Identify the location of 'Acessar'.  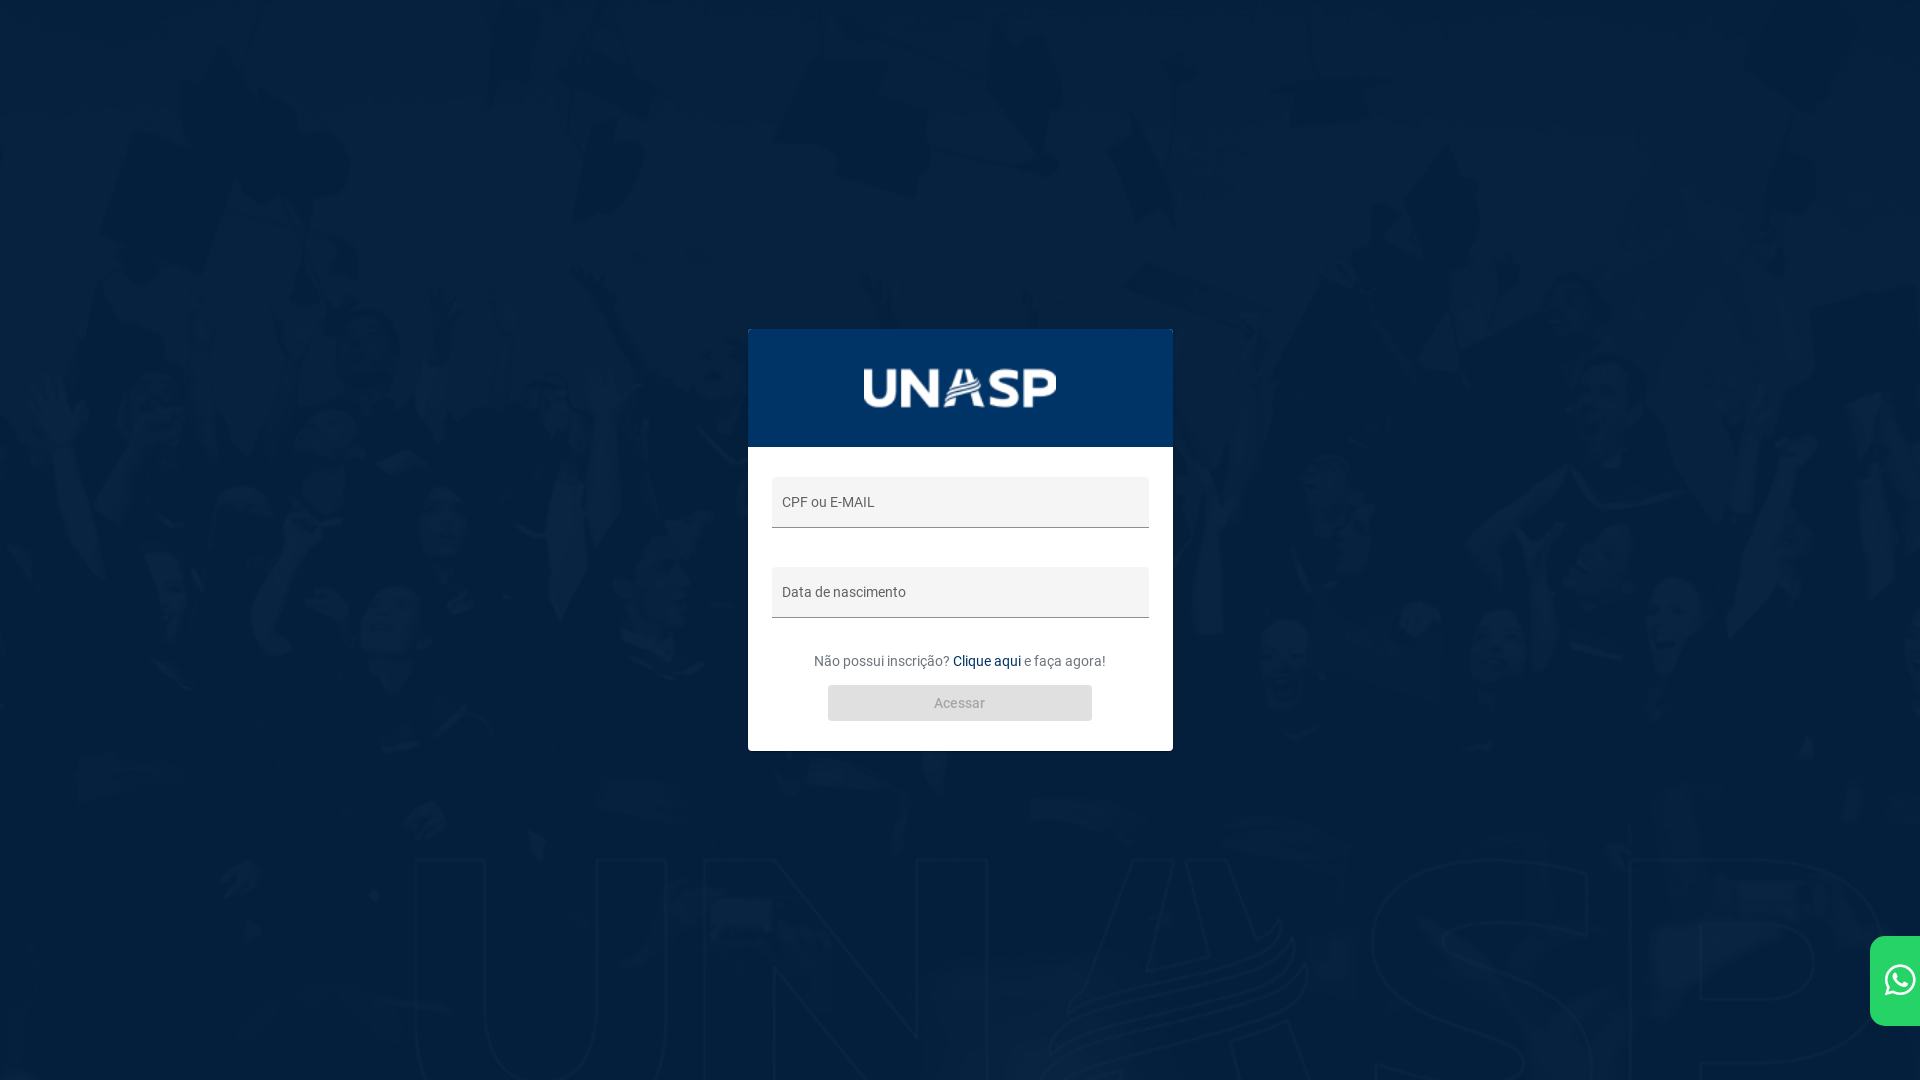
(960, 701).